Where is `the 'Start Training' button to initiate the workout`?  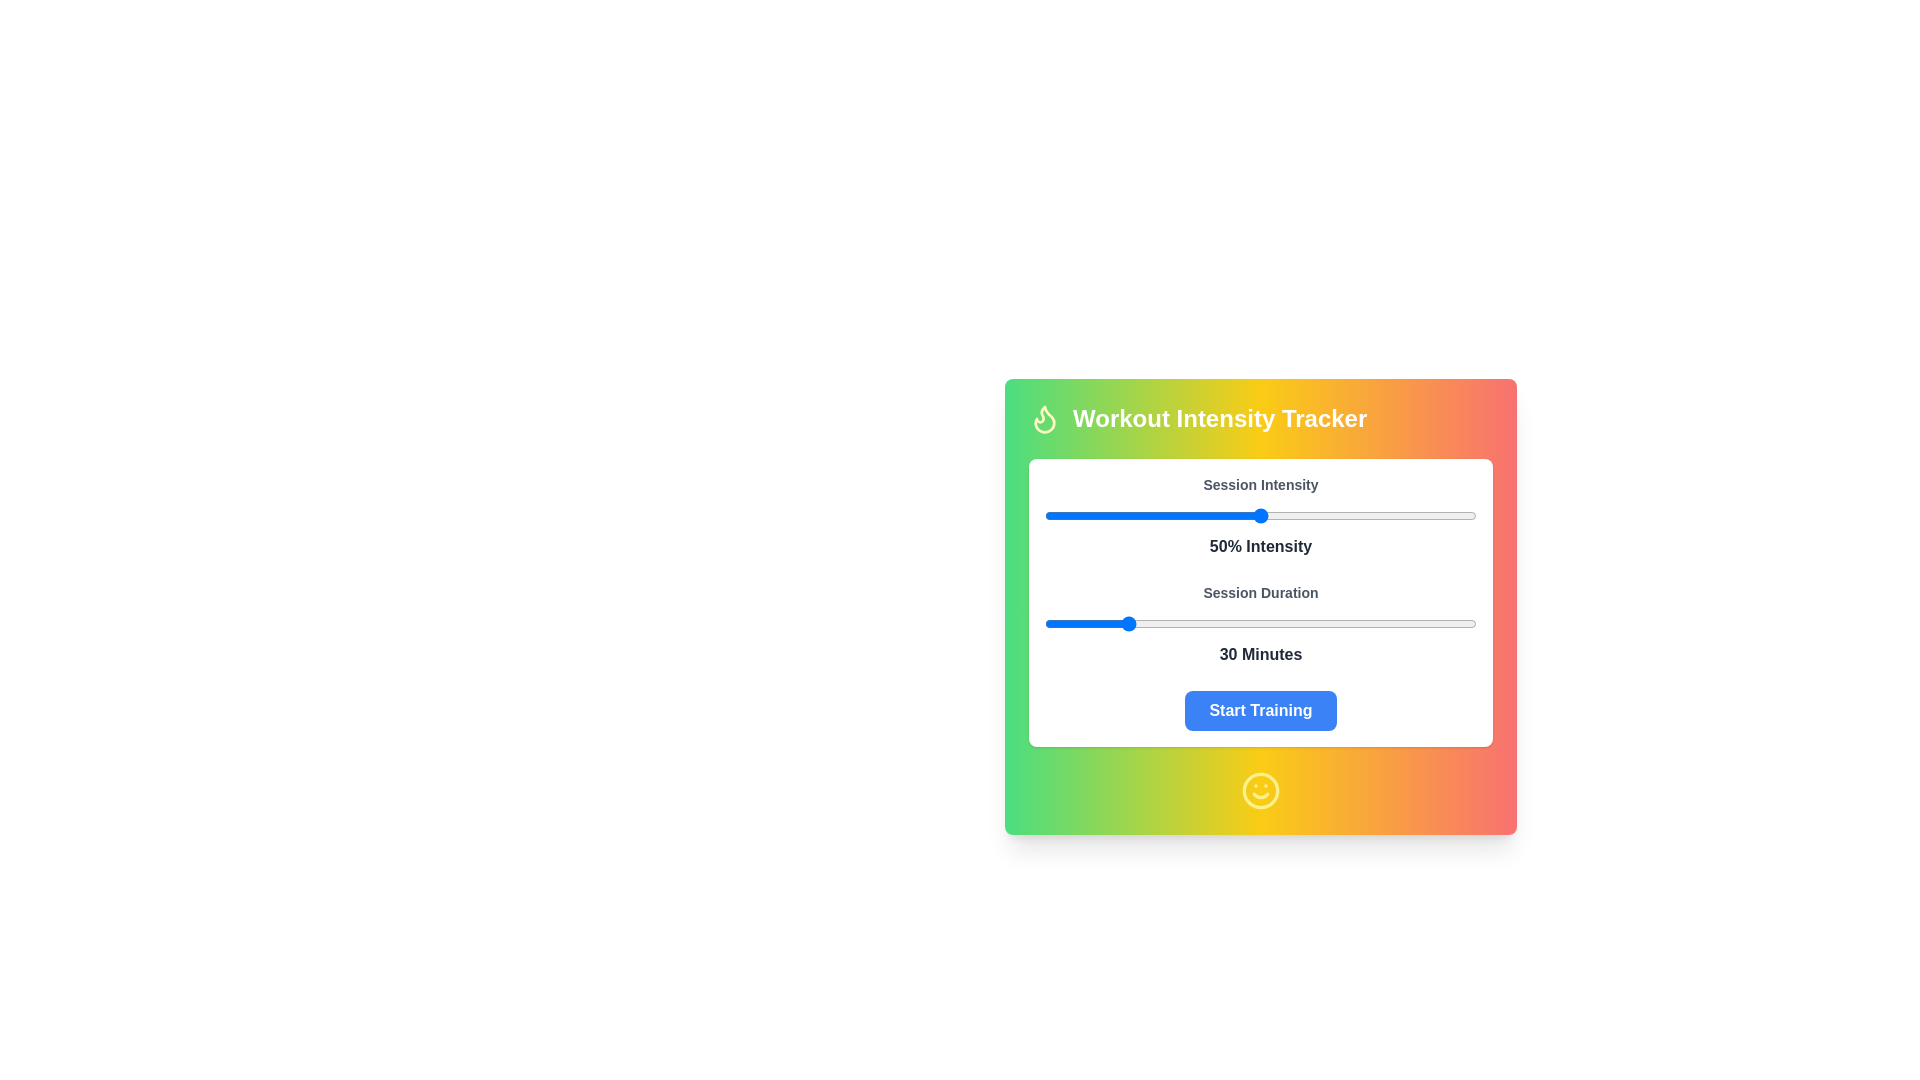 the 'Start Training' button to initiate the workout is located at coordinates (1260, 709).